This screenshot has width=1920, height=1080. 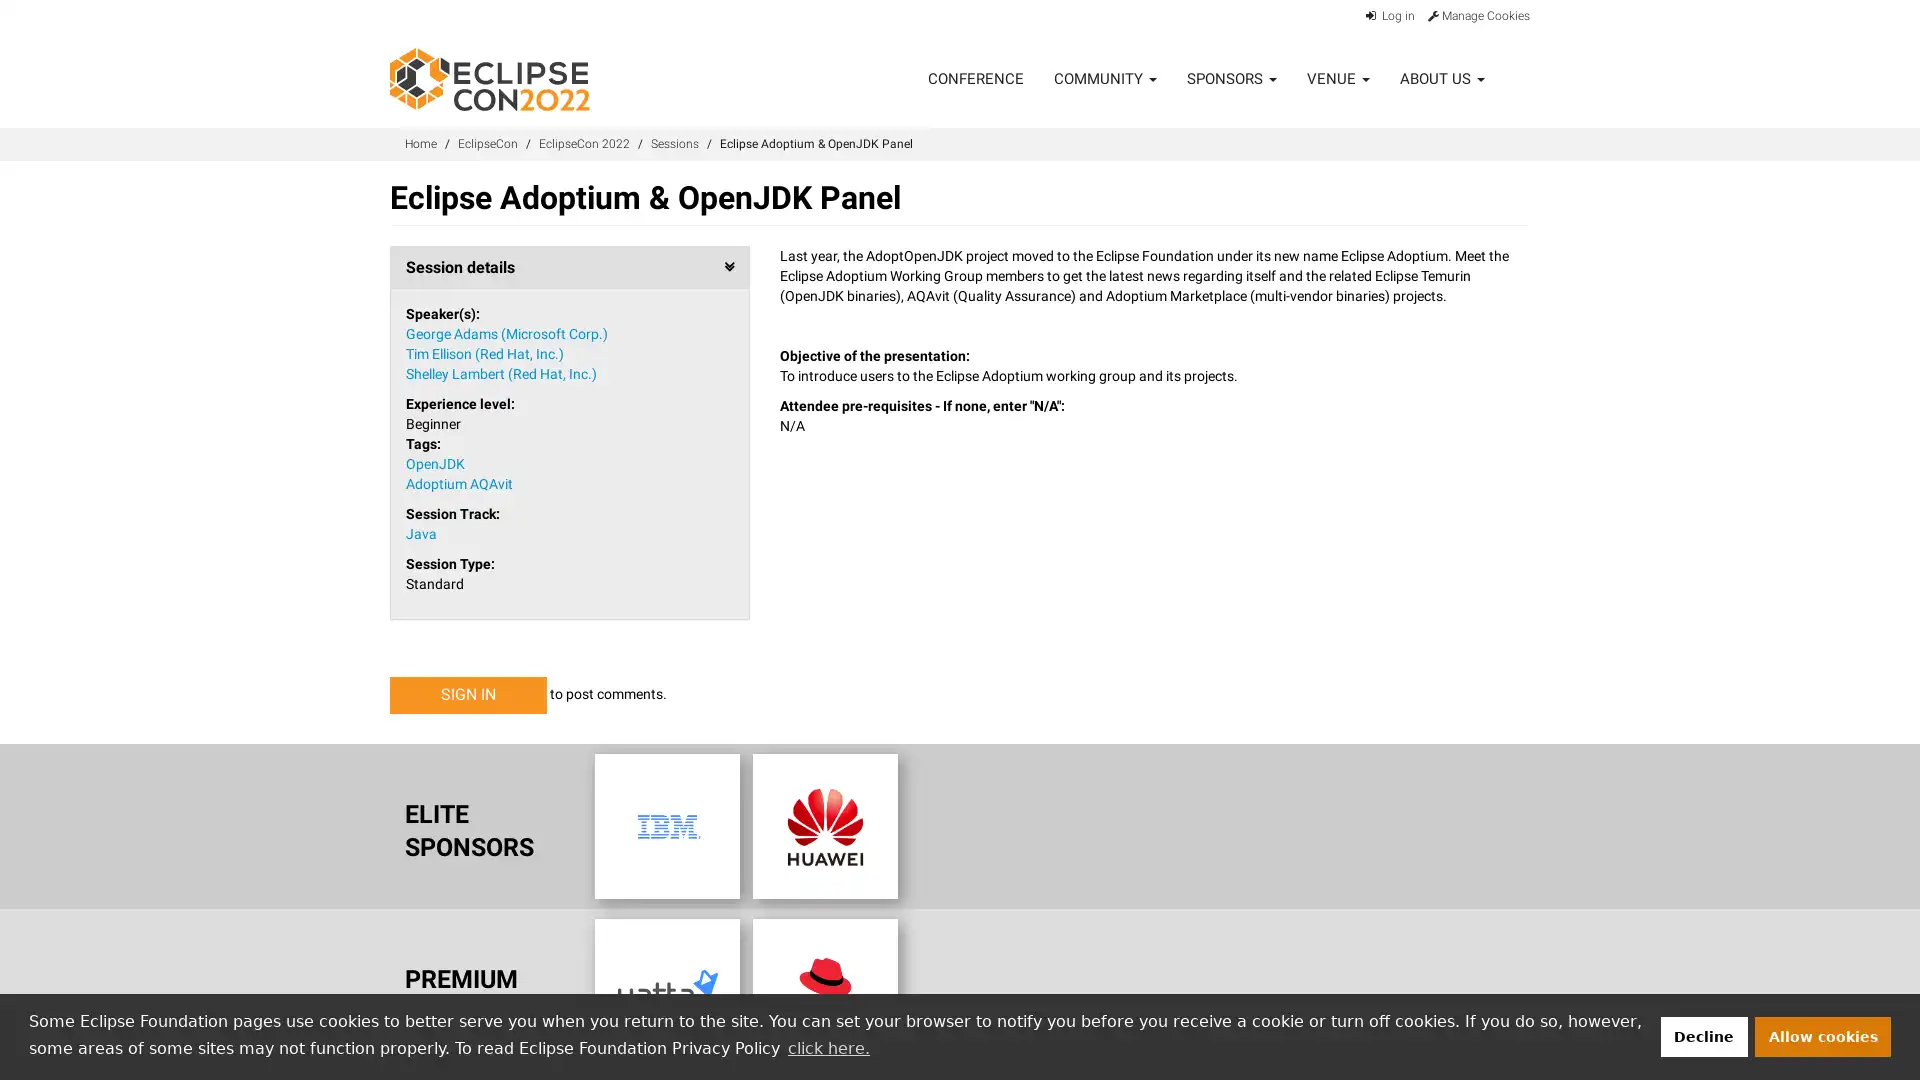 I want to click on learn more about cookies, so click(x=828, y=1047).